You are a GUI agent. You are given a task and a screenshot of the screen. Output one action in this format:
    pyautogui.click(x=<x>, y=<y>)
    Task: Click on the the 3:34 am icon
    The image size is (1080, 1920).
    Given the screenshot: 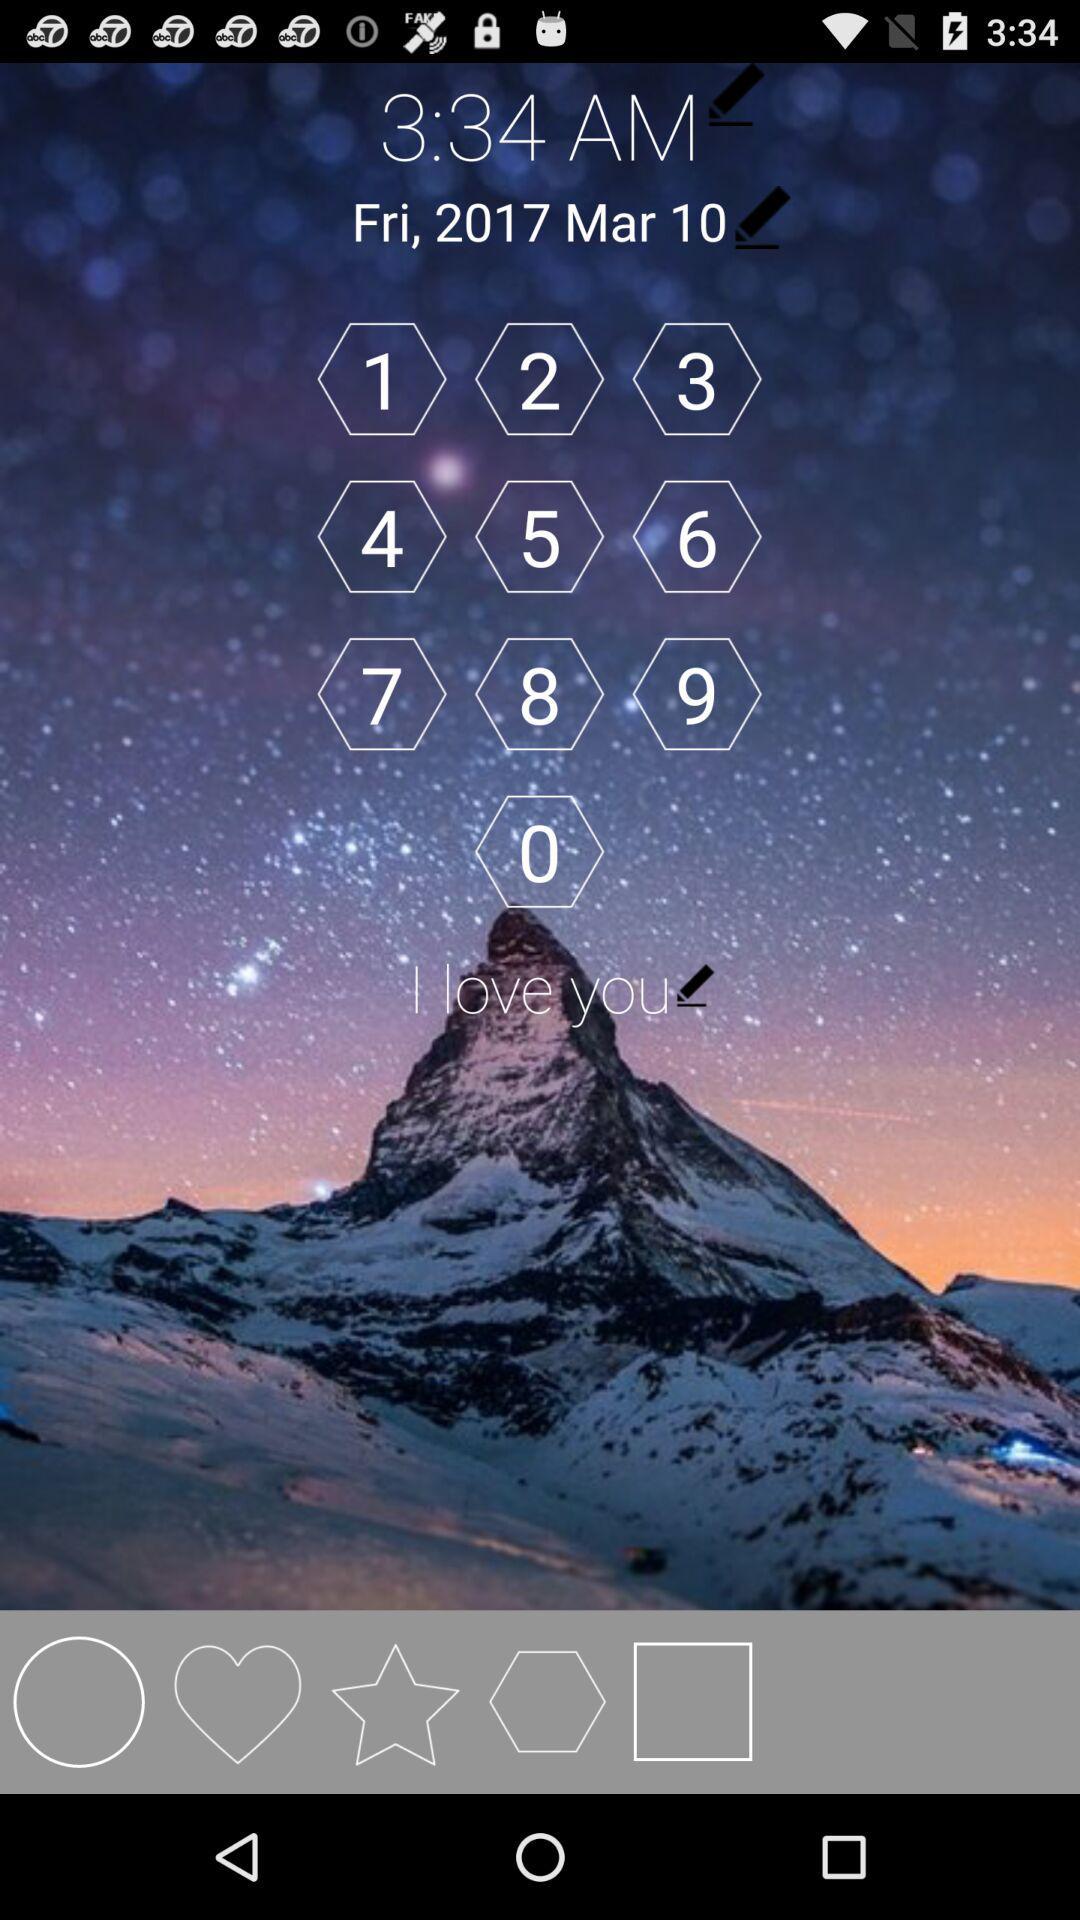 What is the action you would take?
    pyautogui.click(x=540, y=123)
    